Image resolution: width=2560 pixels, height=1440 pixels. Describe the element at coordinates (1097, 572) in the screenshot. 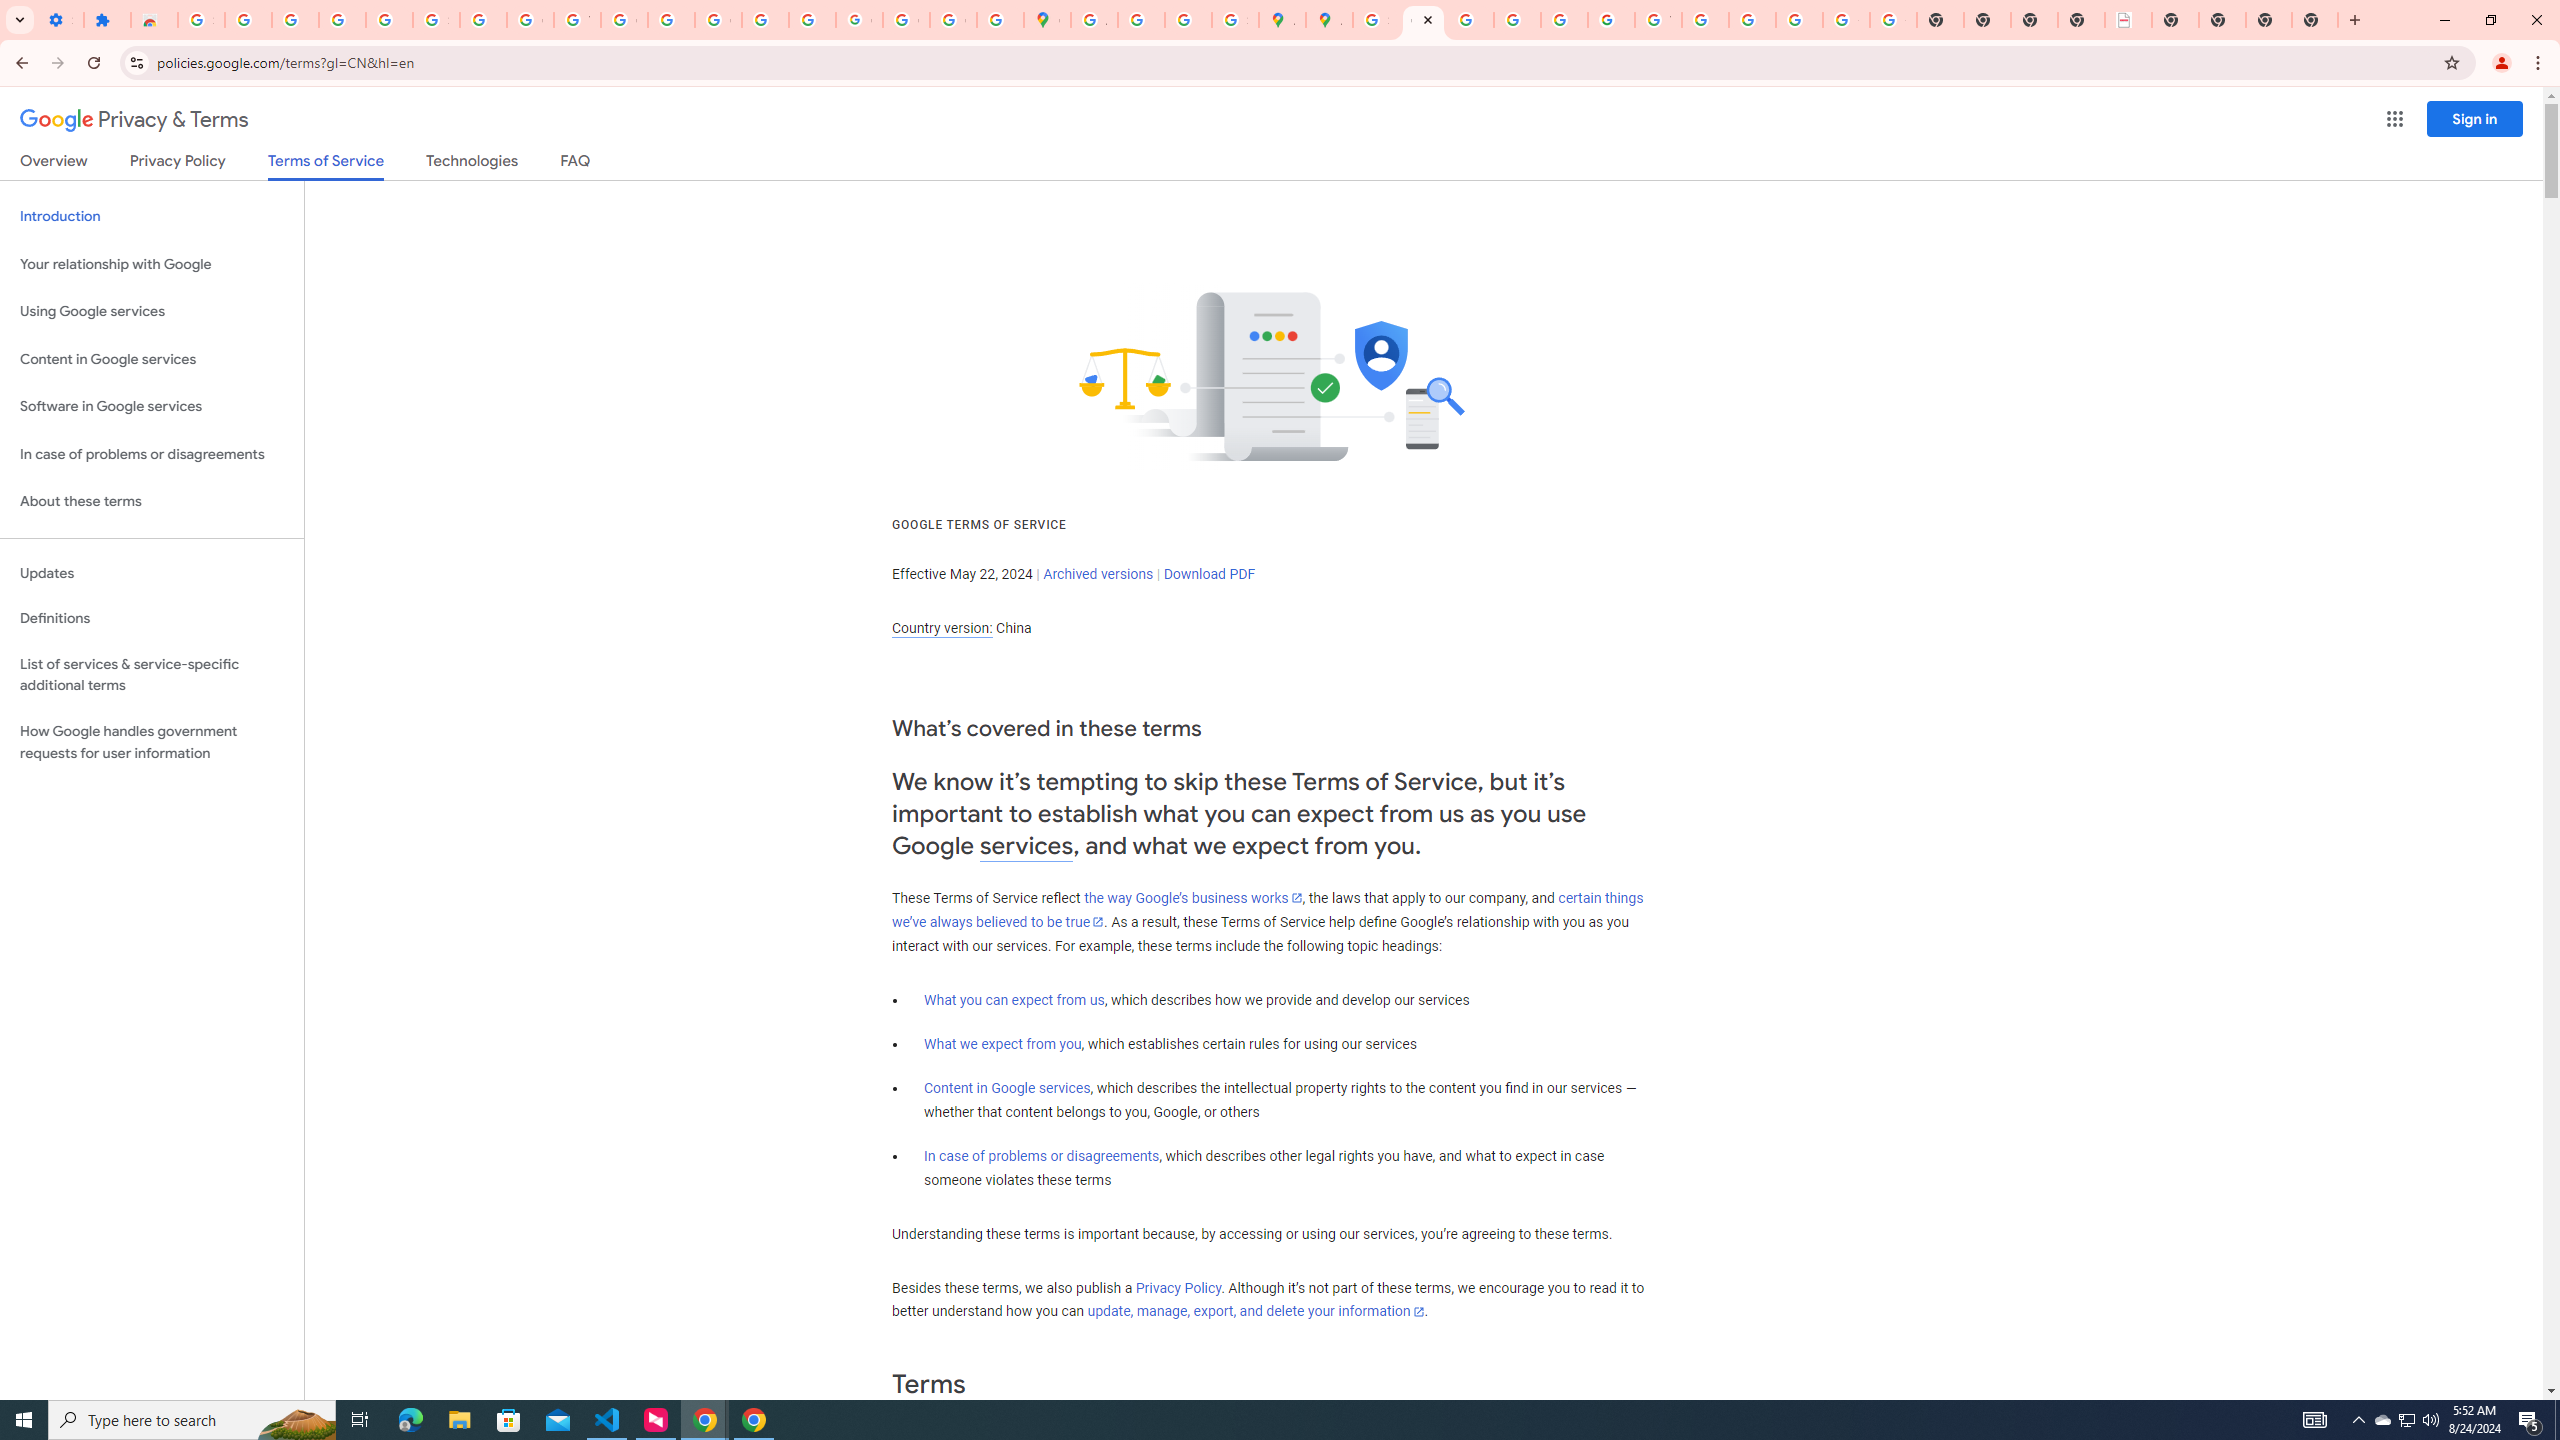

I see `'Archived versions'` at that location.